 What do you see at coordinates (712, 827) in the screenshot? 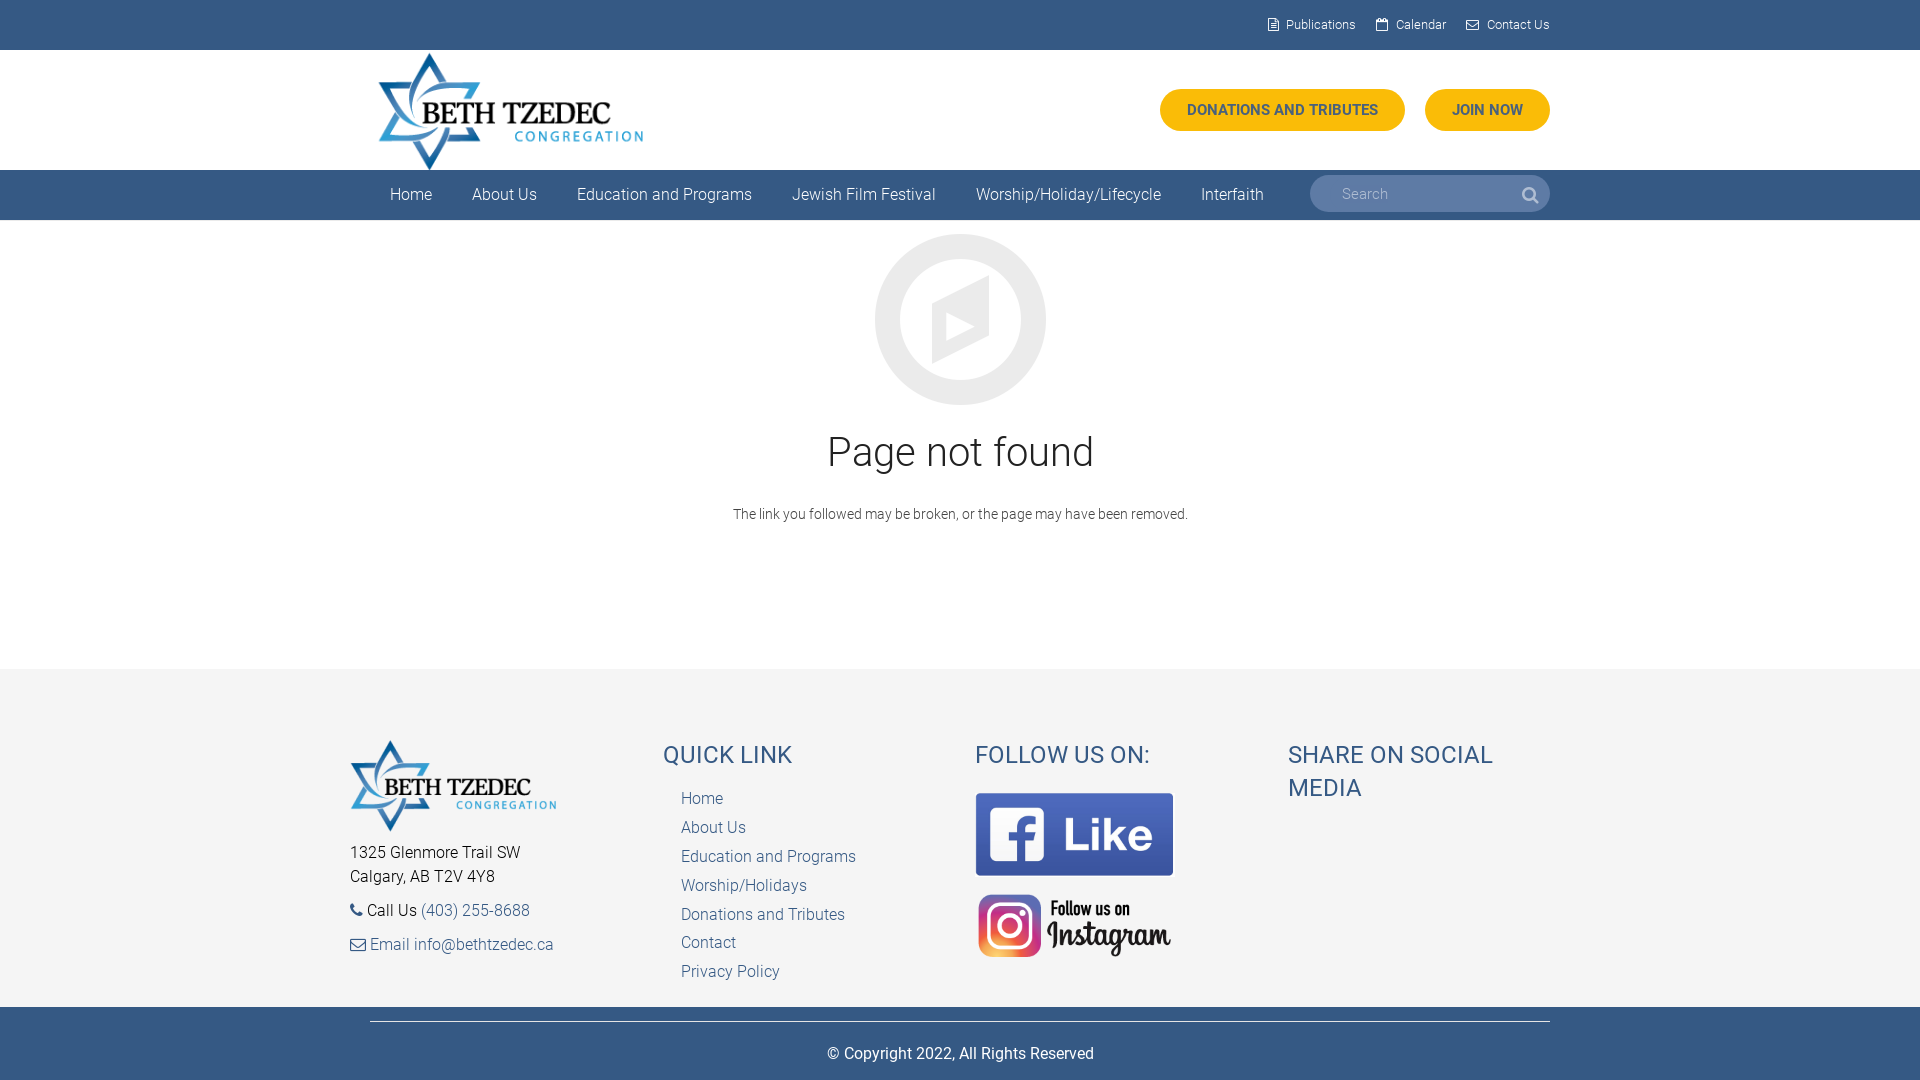
I see `'About Us'` at bounding box center [712, 827].